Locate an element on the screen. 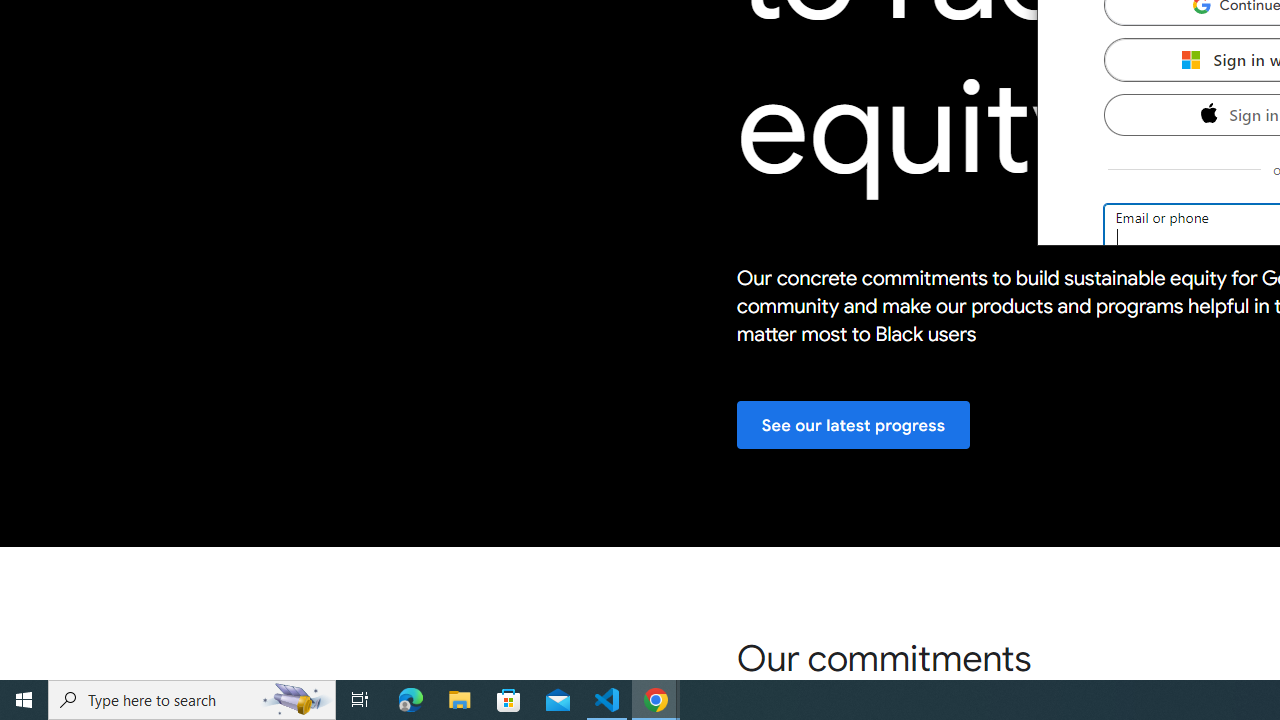 Image resolution: width=1280 pixels, height=720 pixels. 'Microsoft Store' is located at coordinates (509, 698).